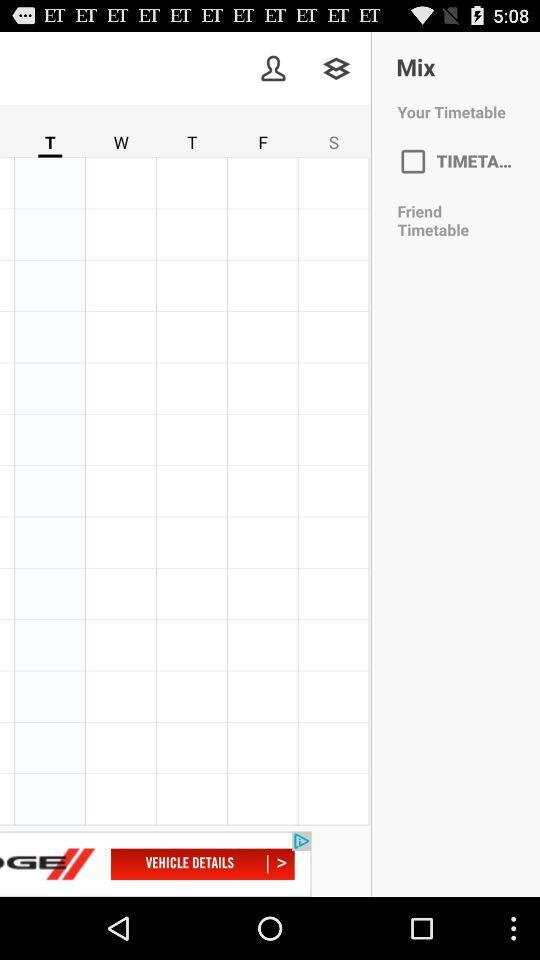 The width and height of the screenshot is (540, 960). Describe the element at coordinates (336, 73) in the screenshot. I see `the layers icon` at that location.